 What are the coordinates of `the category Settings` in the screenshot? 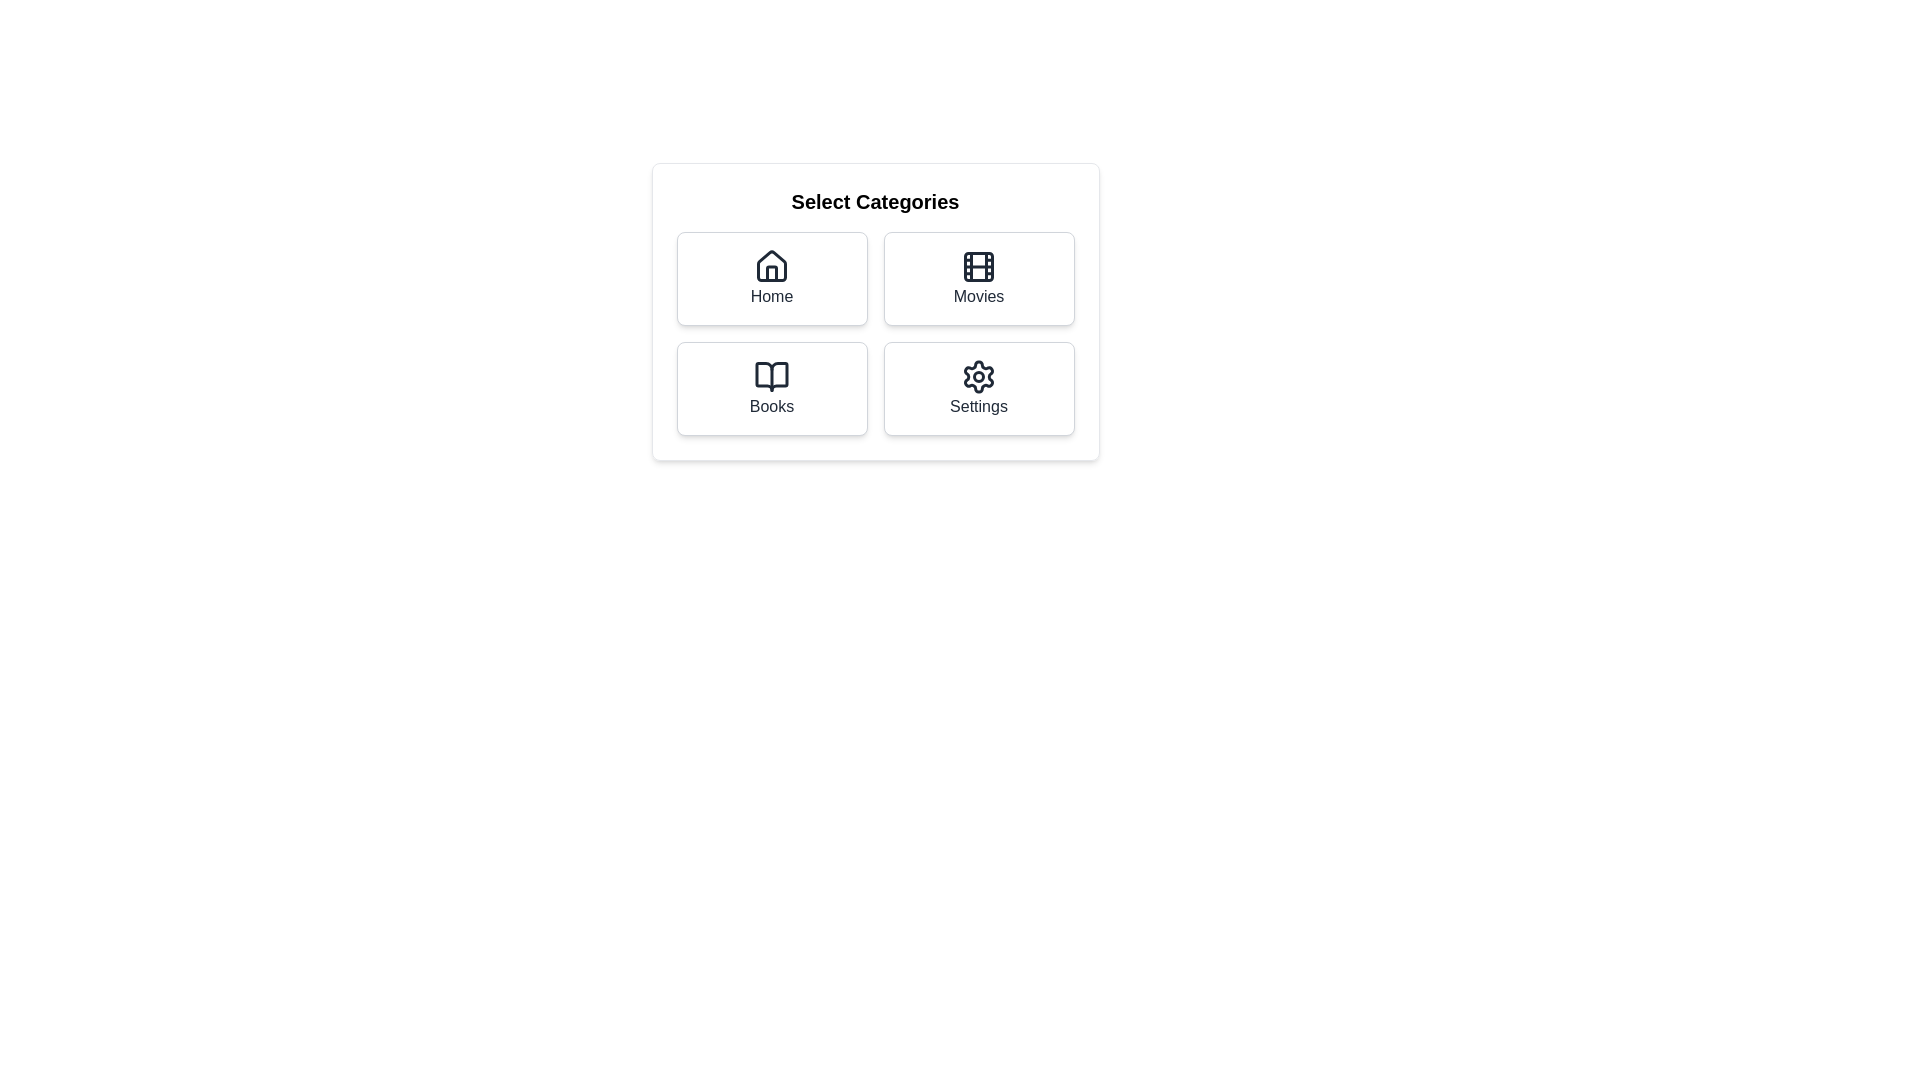 It's located at (979, 389).